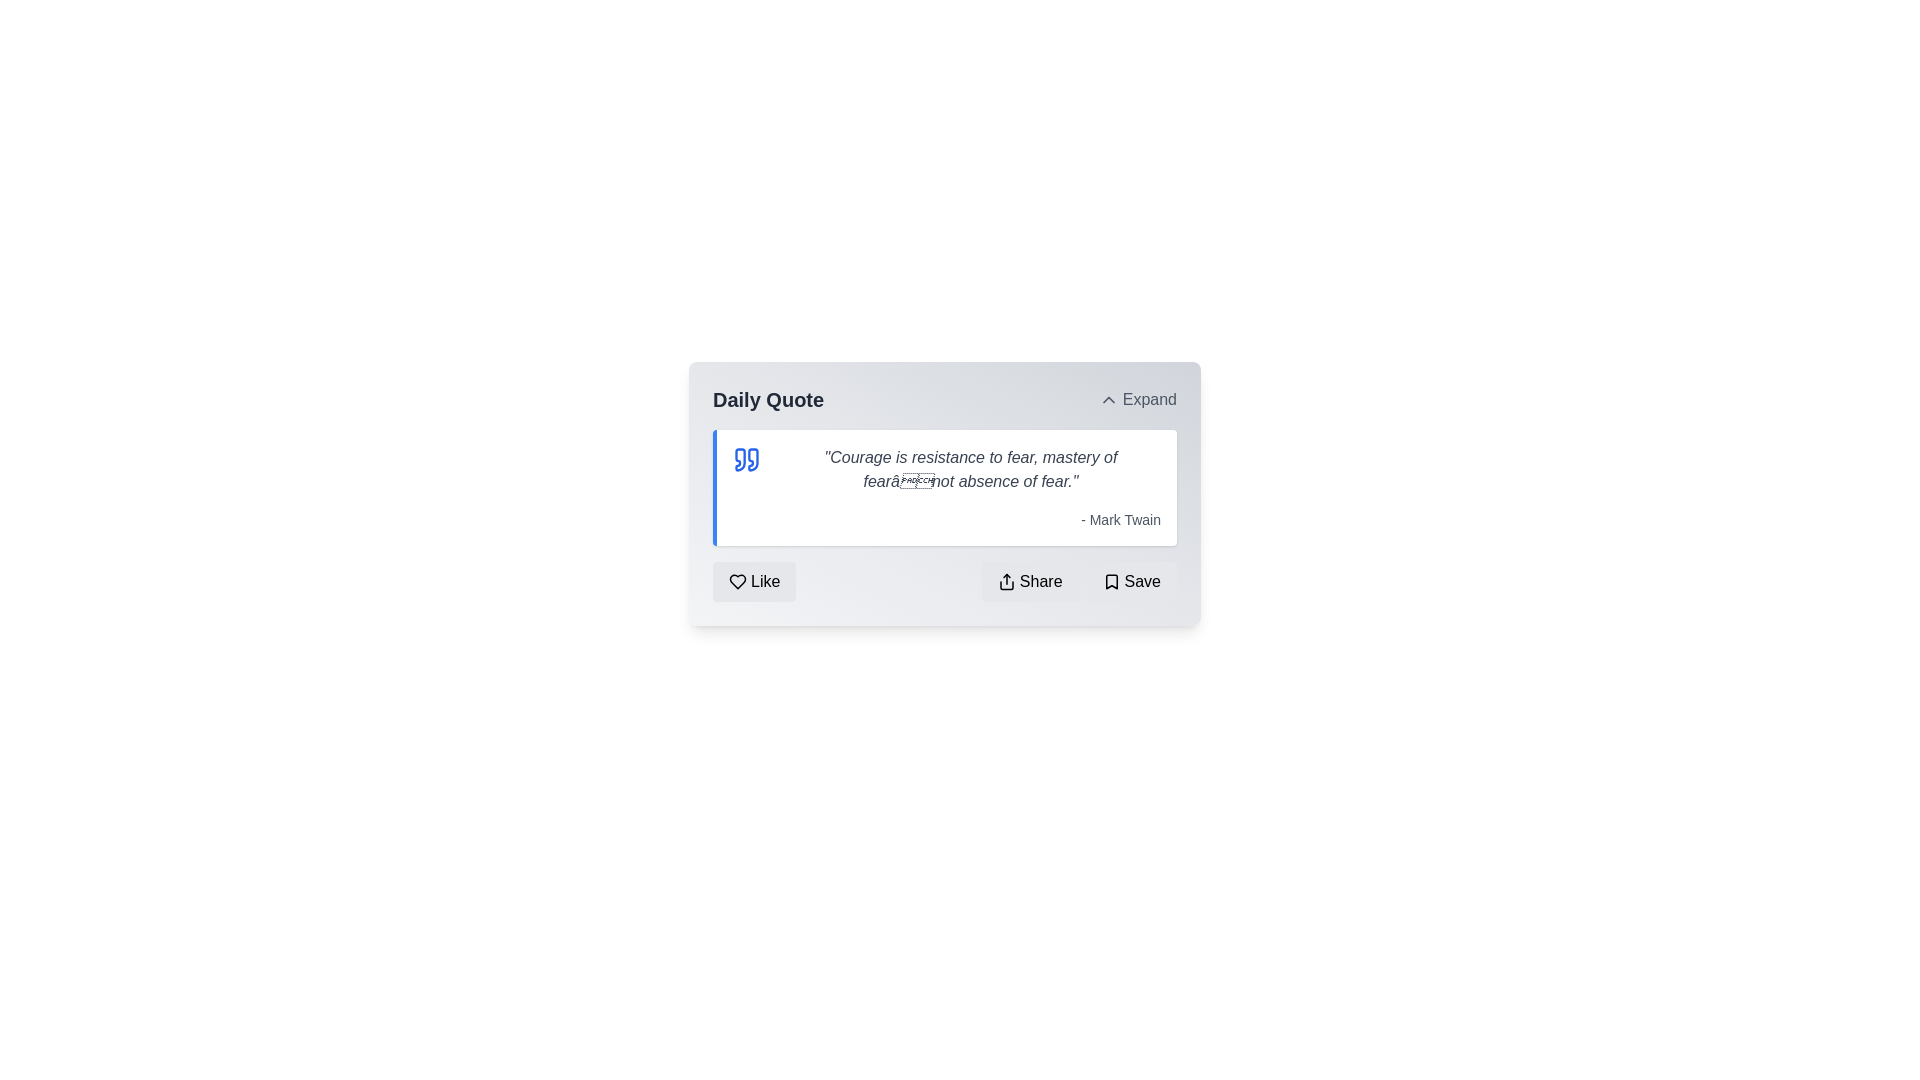 The height and width of the screenshot is (1080, 1920). Describe the element at coordinates (767, 400) in the screenshot. I see `the 'Daily Quote' text label, which serves as a heading for the associated content below` at that location.